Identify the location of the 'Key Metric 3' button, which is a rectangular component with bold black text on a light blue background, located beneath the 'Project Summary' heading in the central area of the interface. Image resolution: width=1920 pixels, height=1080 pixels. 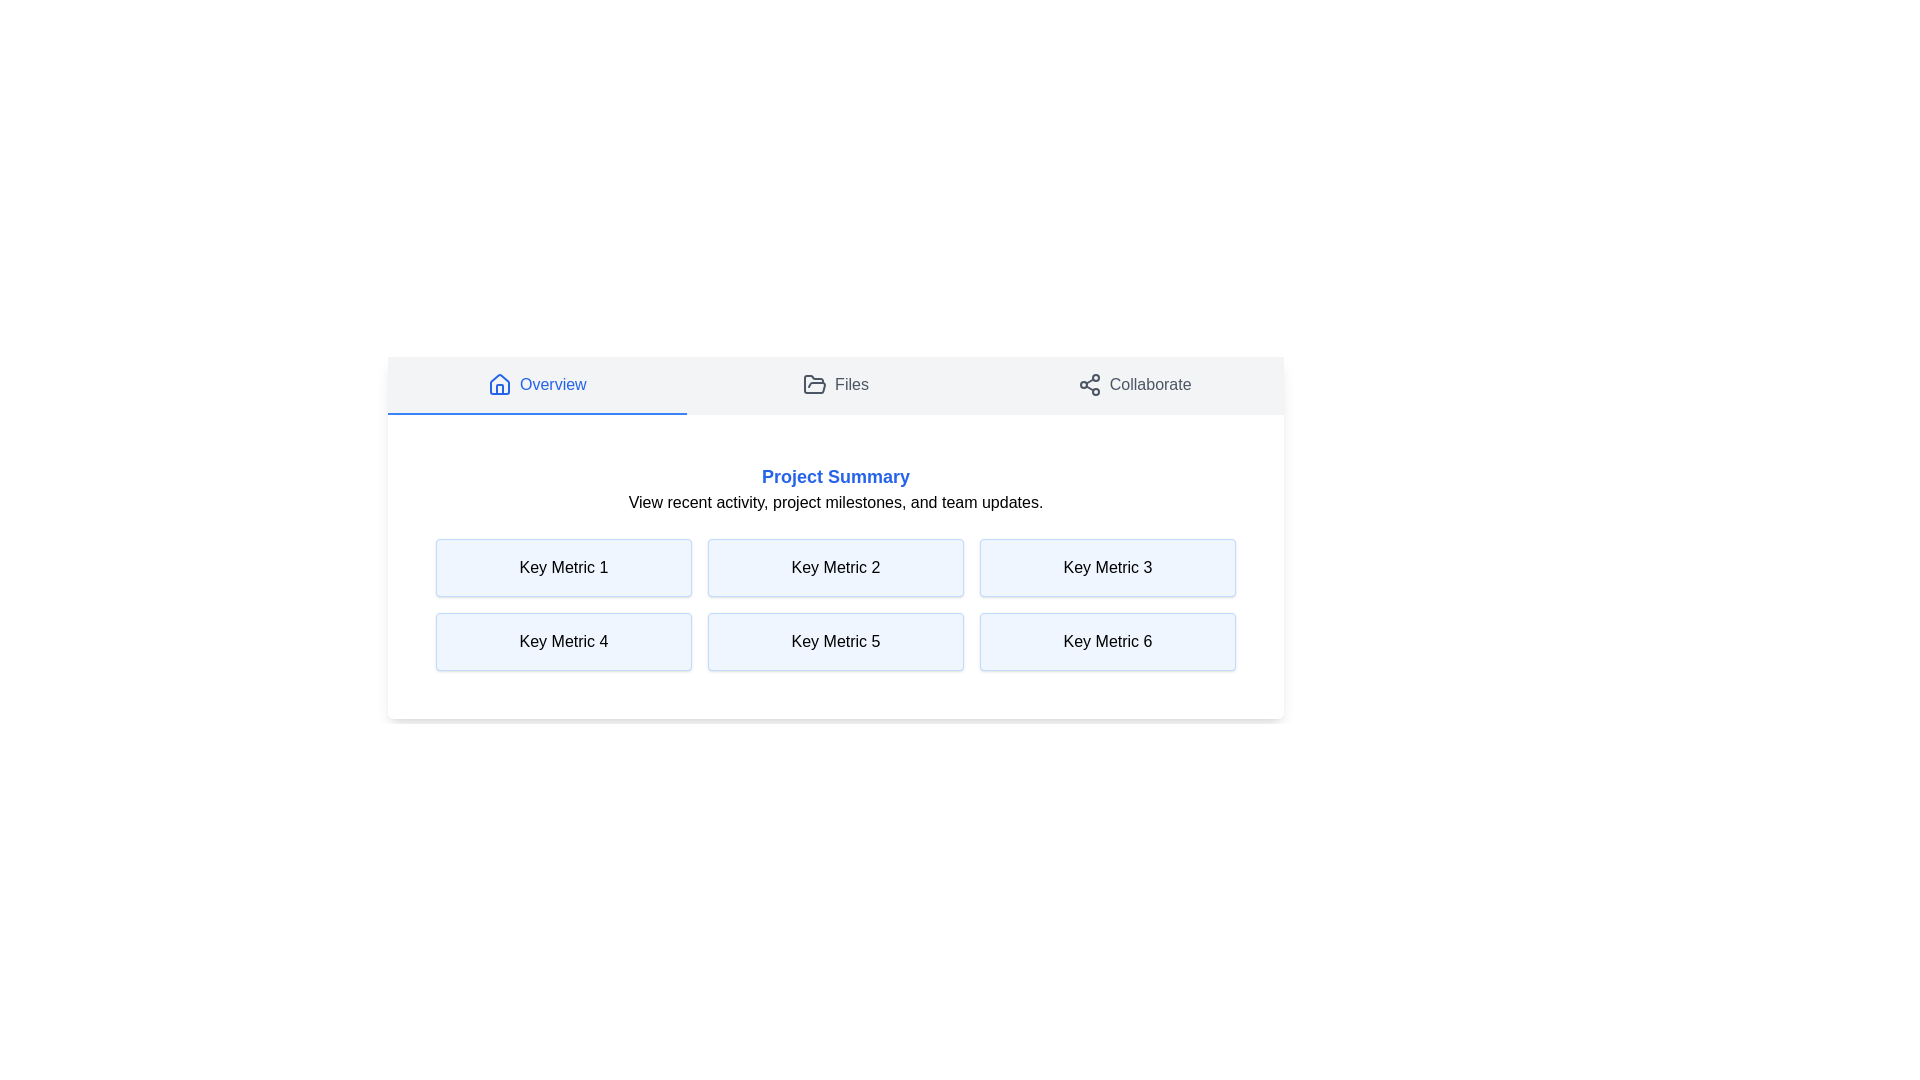
(1107, 567).